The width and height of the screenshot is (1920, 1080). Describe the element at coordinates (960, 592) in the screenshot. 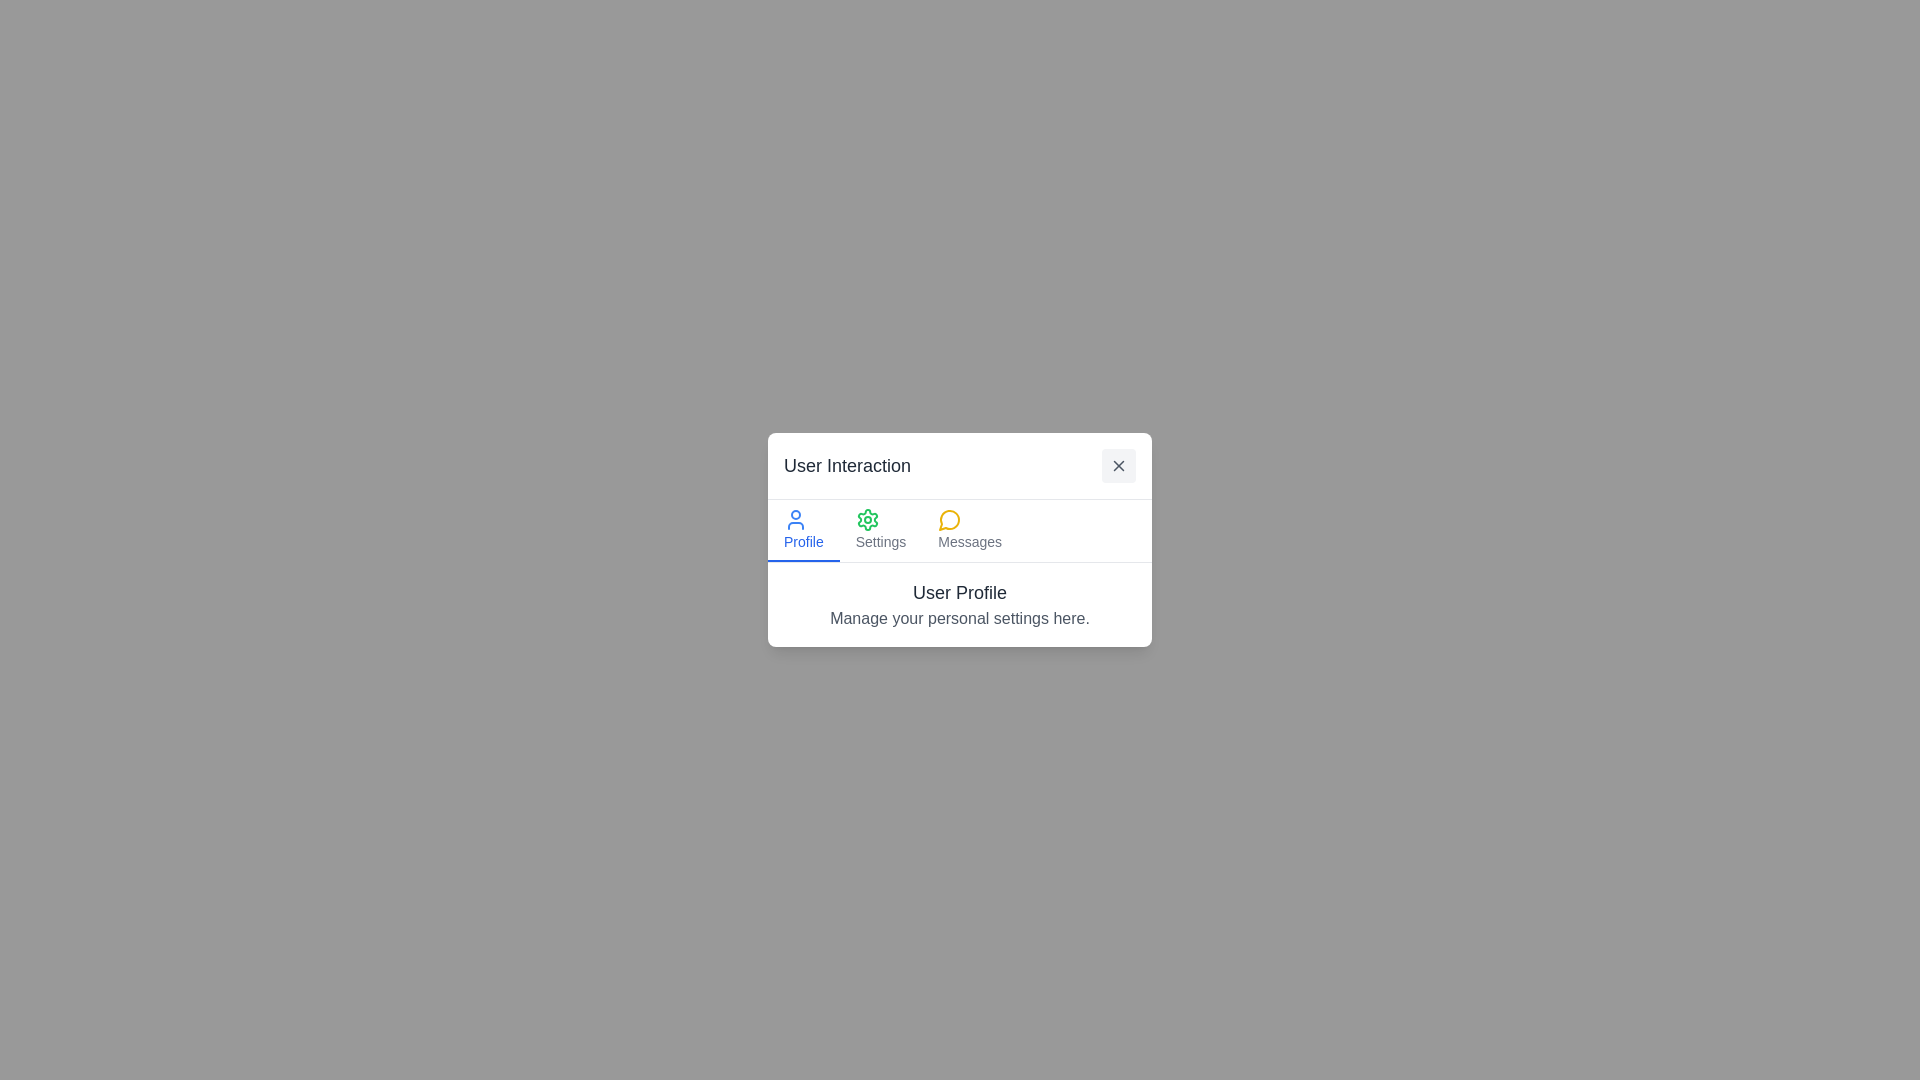

I see `the text label styled as a header with the text 'User Profile' within the 'User Interaction' popup panel to identify the user profile settings section` at that location.